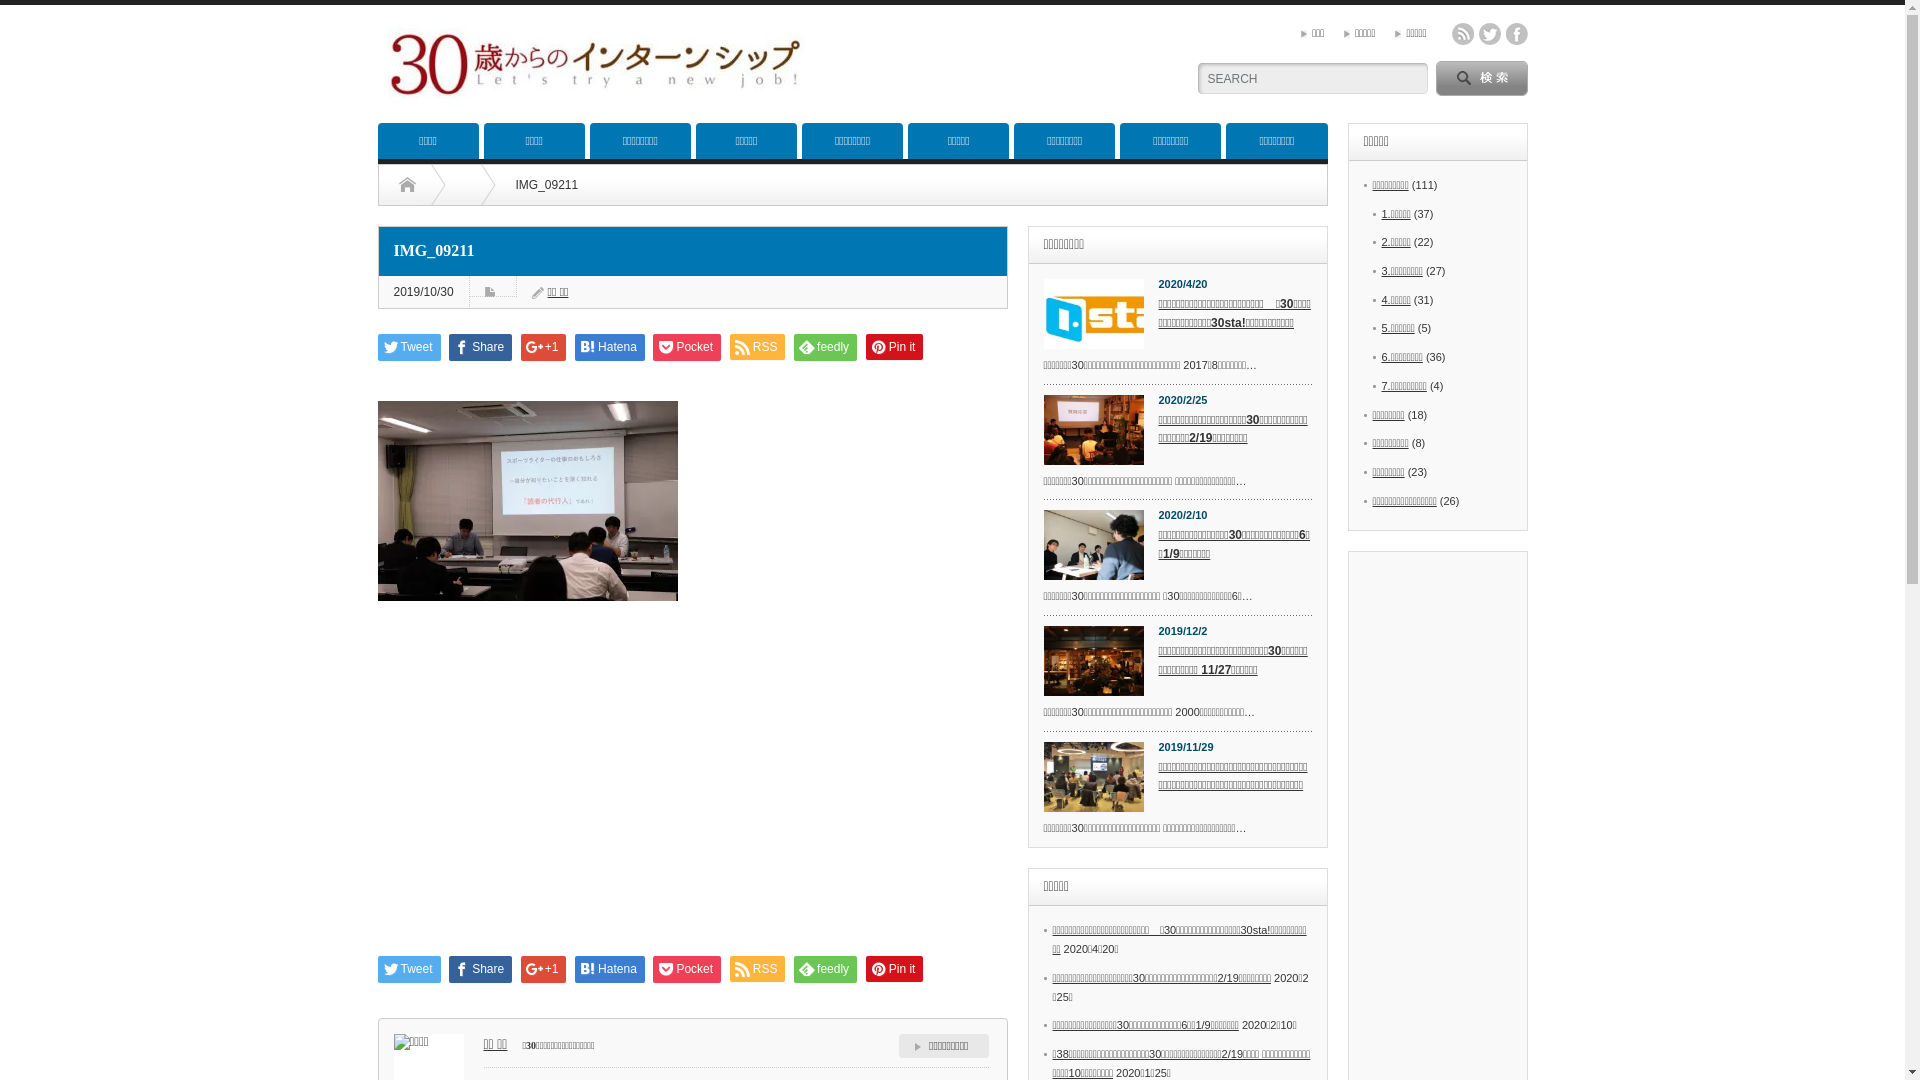  What do you see at coordinates (543, 346) in the screenshot?
I see `'+1'` at bounding box center [543, 346].